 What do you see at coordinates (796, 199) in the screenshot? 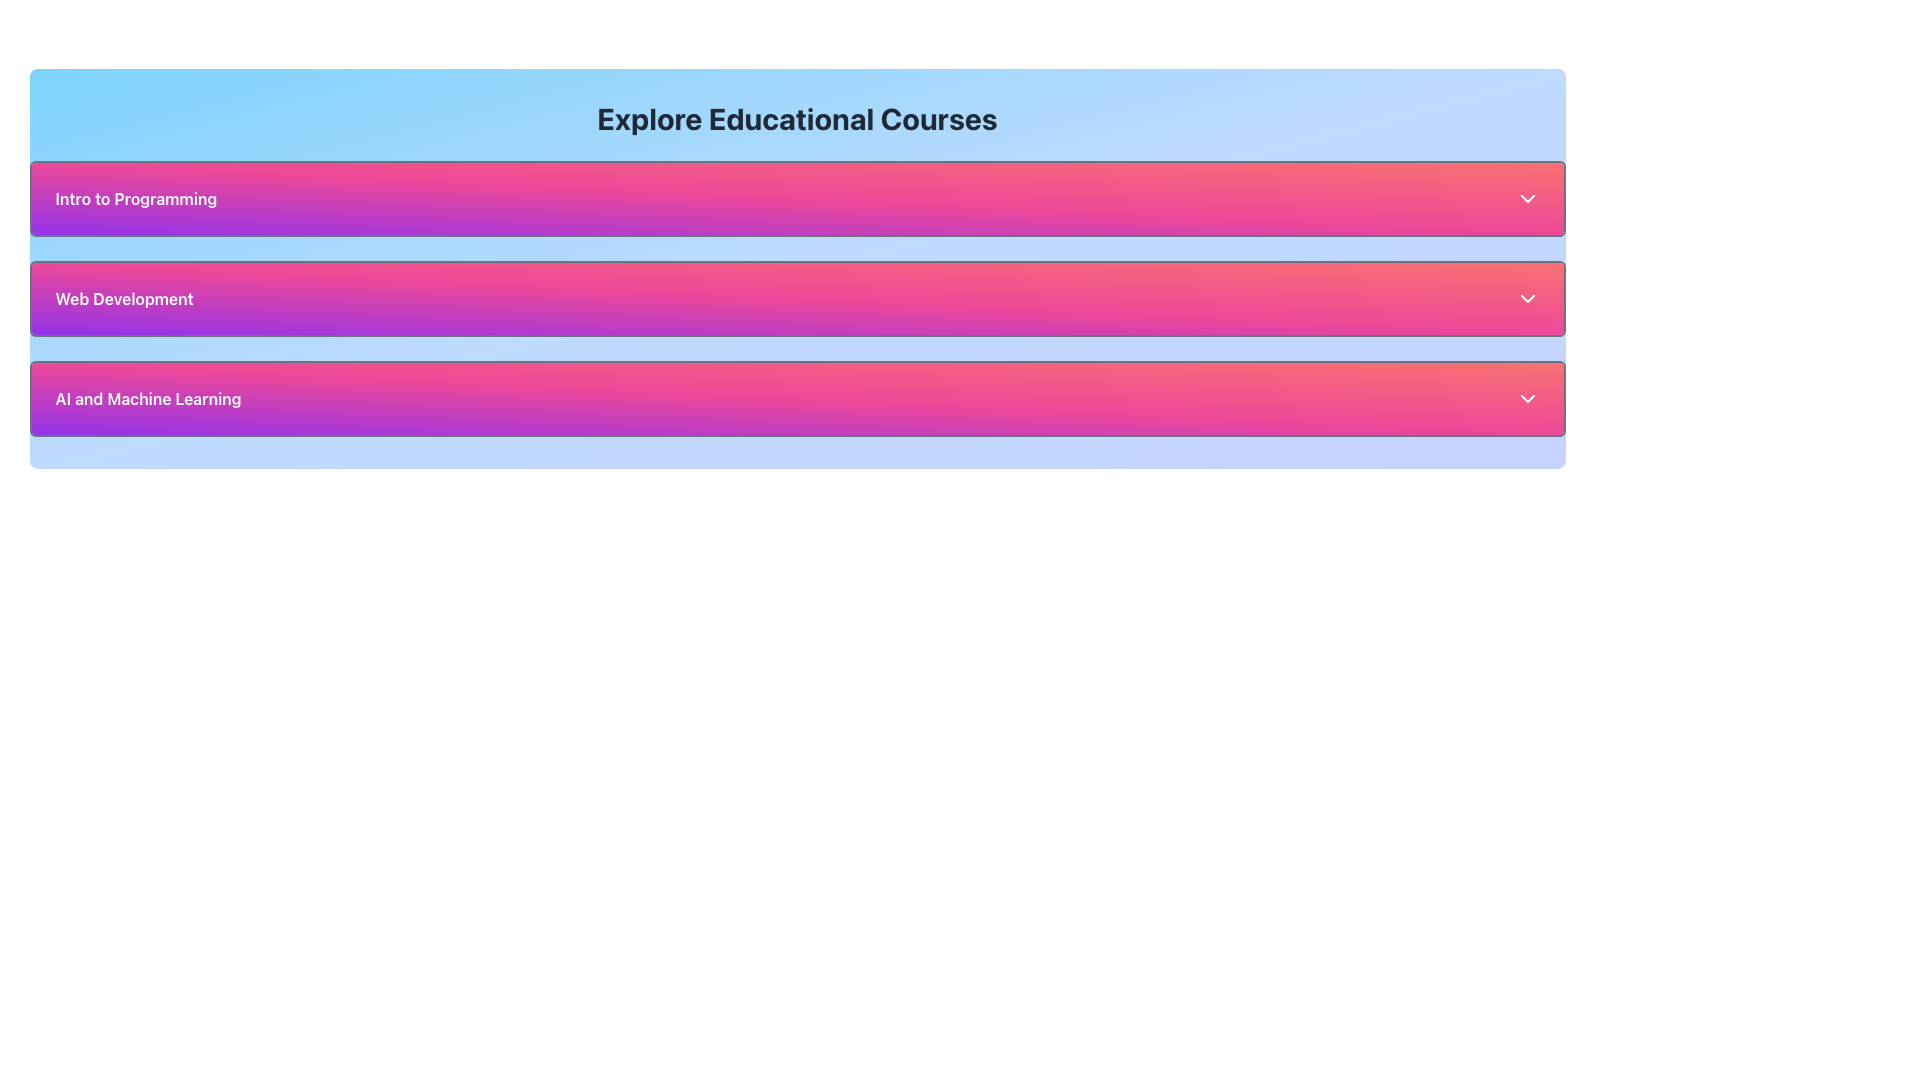
I see `the 'Intro to Programming' button, which is a rectangular bar with a gradient from purple to pink to red and features white bold text on the left and a down-chevron icon on the right` at bounding box center [796, 199].